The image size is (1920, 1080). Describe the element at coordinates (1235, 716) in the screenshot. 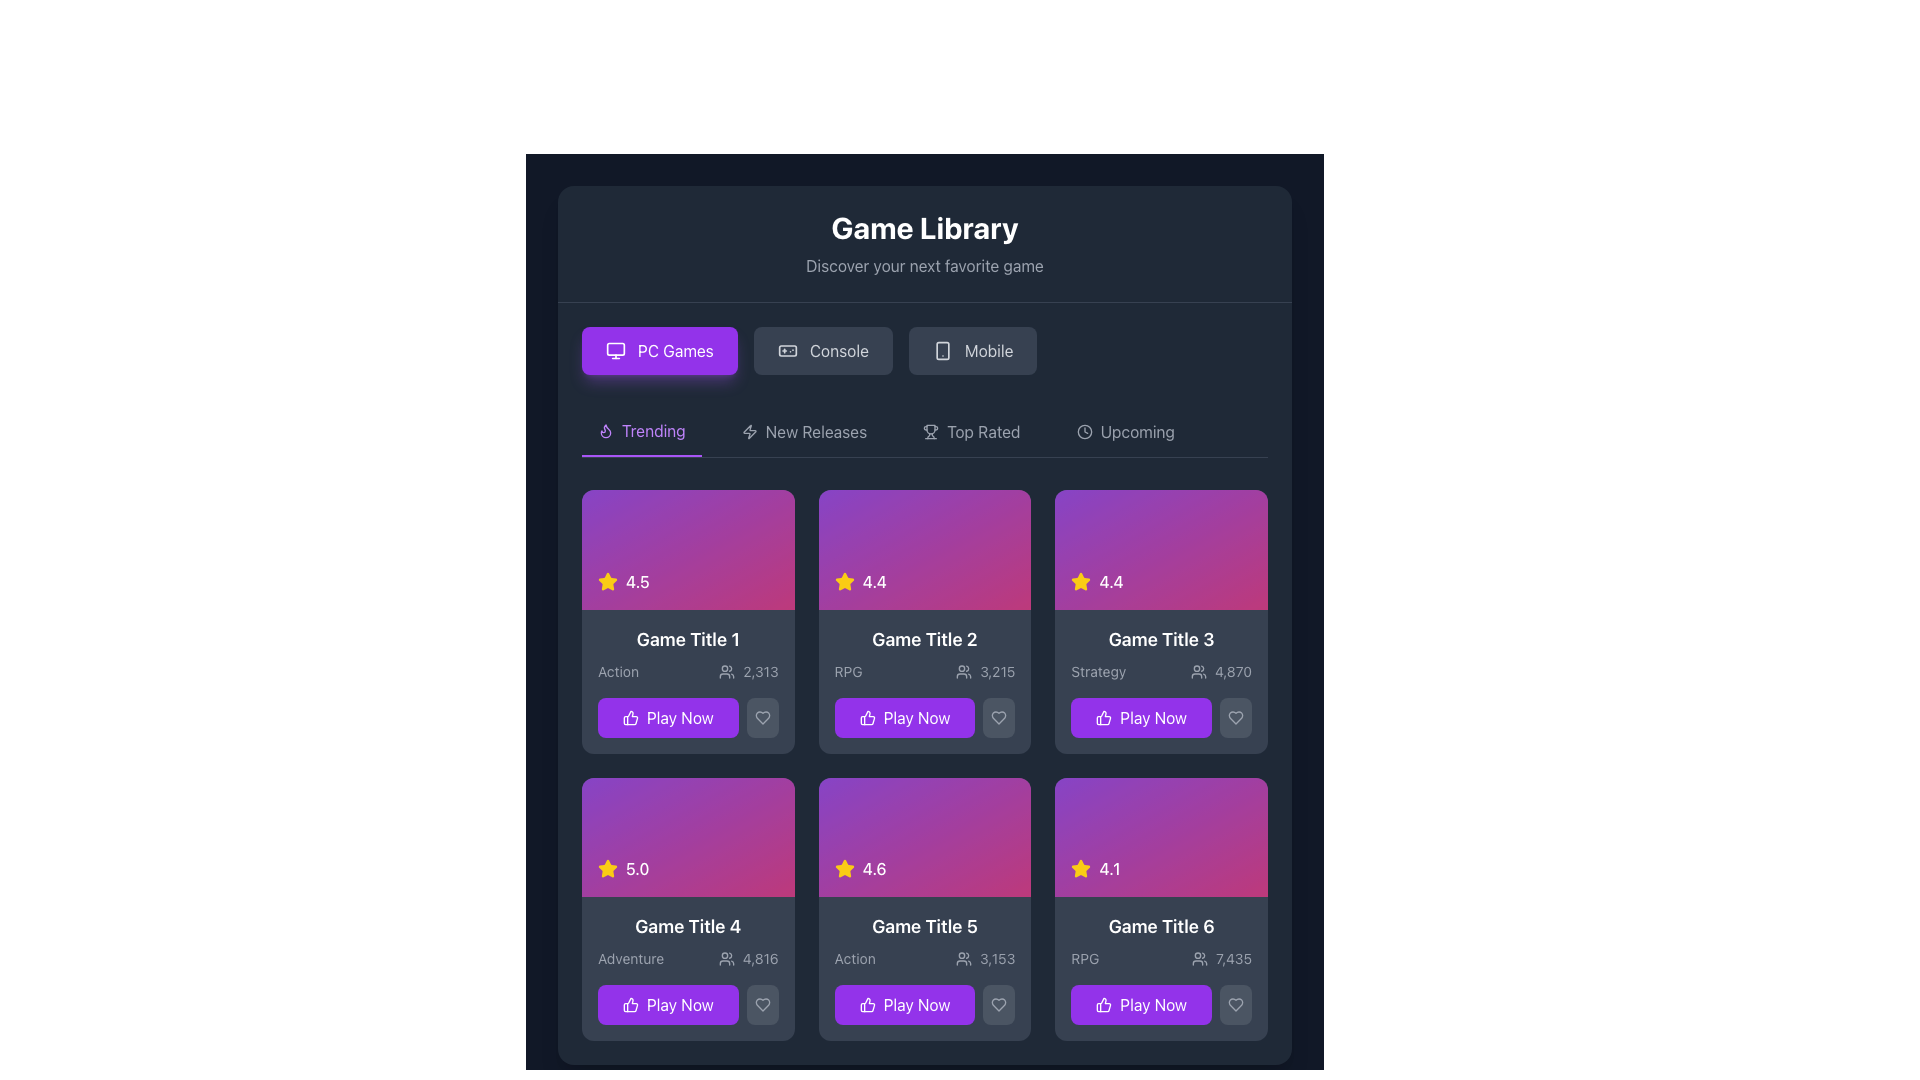

I see `the favorite button located in the bottom-right corner of the card for 'Game Title 3', positioned to the right of the 'Play Now' button, to change its style` at that location.